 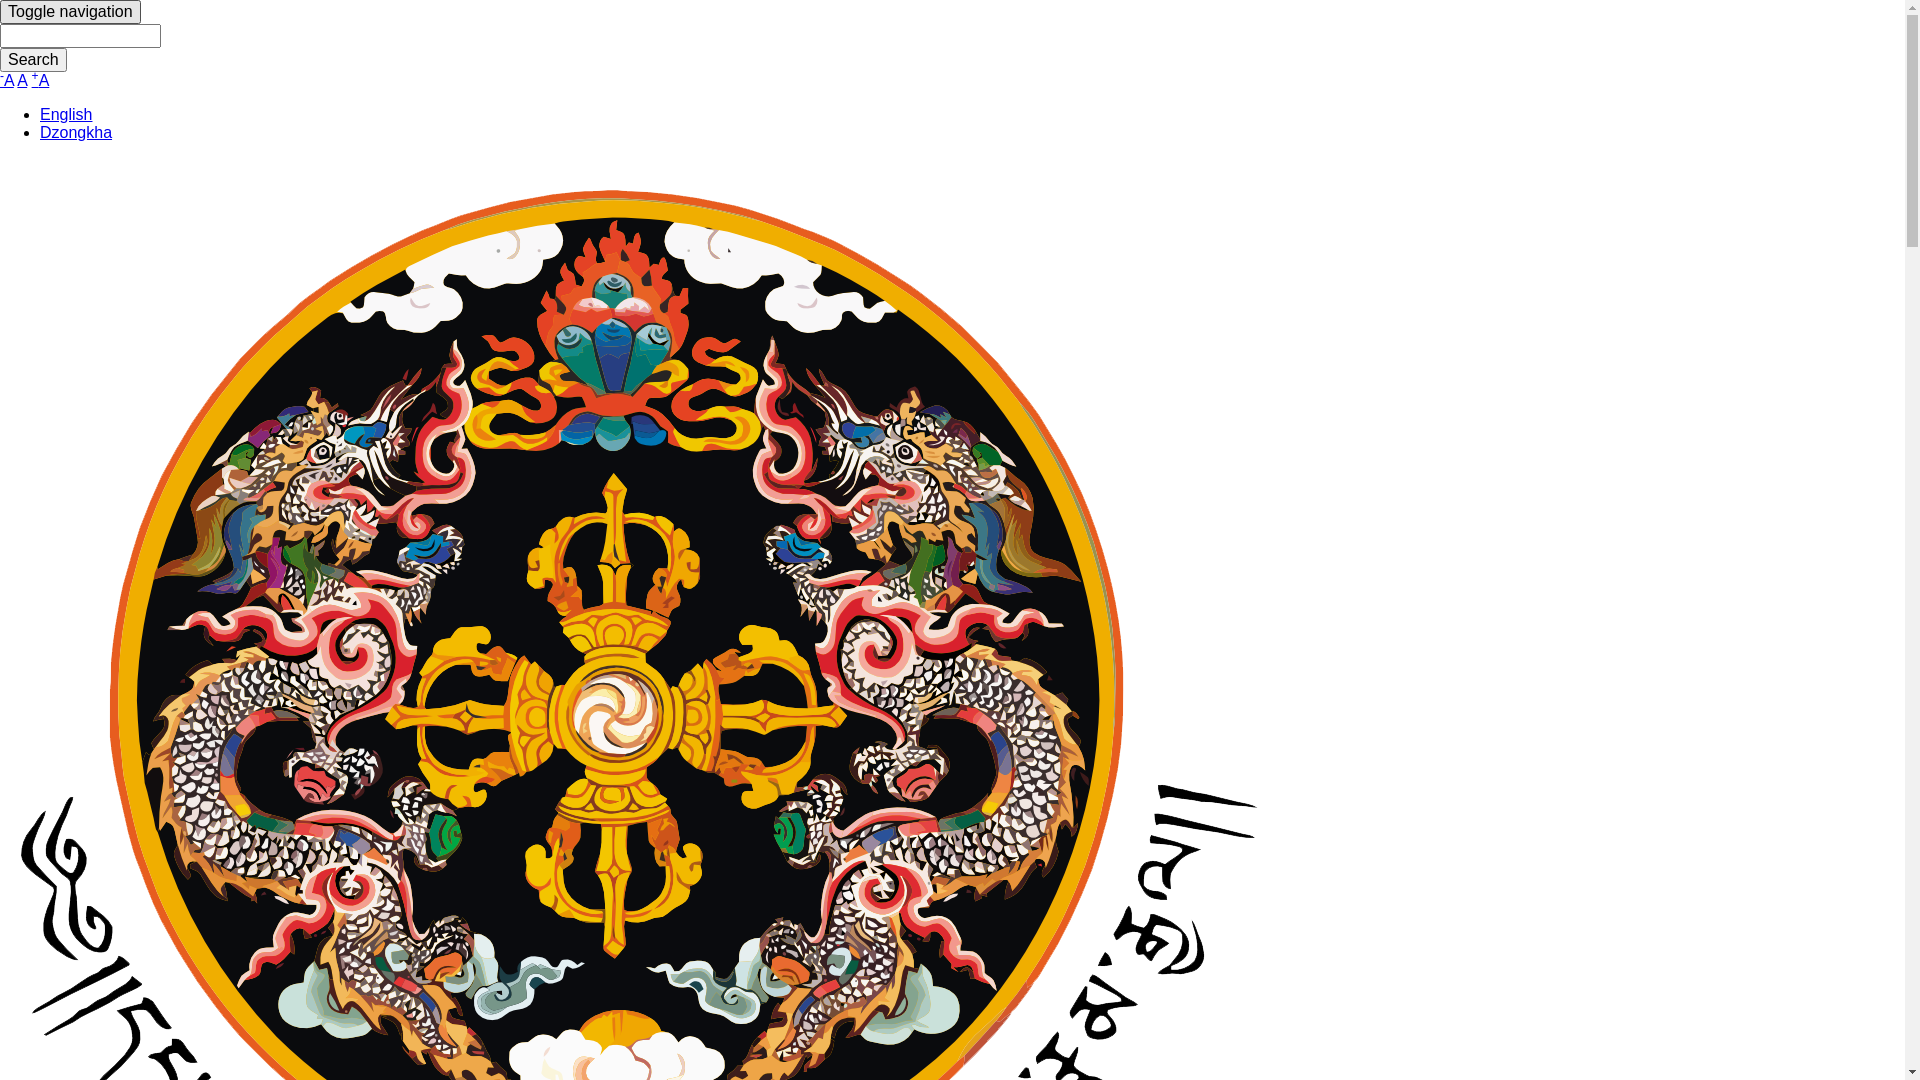 I want to click on 'Skip to main content', so click(x=0, y=0).